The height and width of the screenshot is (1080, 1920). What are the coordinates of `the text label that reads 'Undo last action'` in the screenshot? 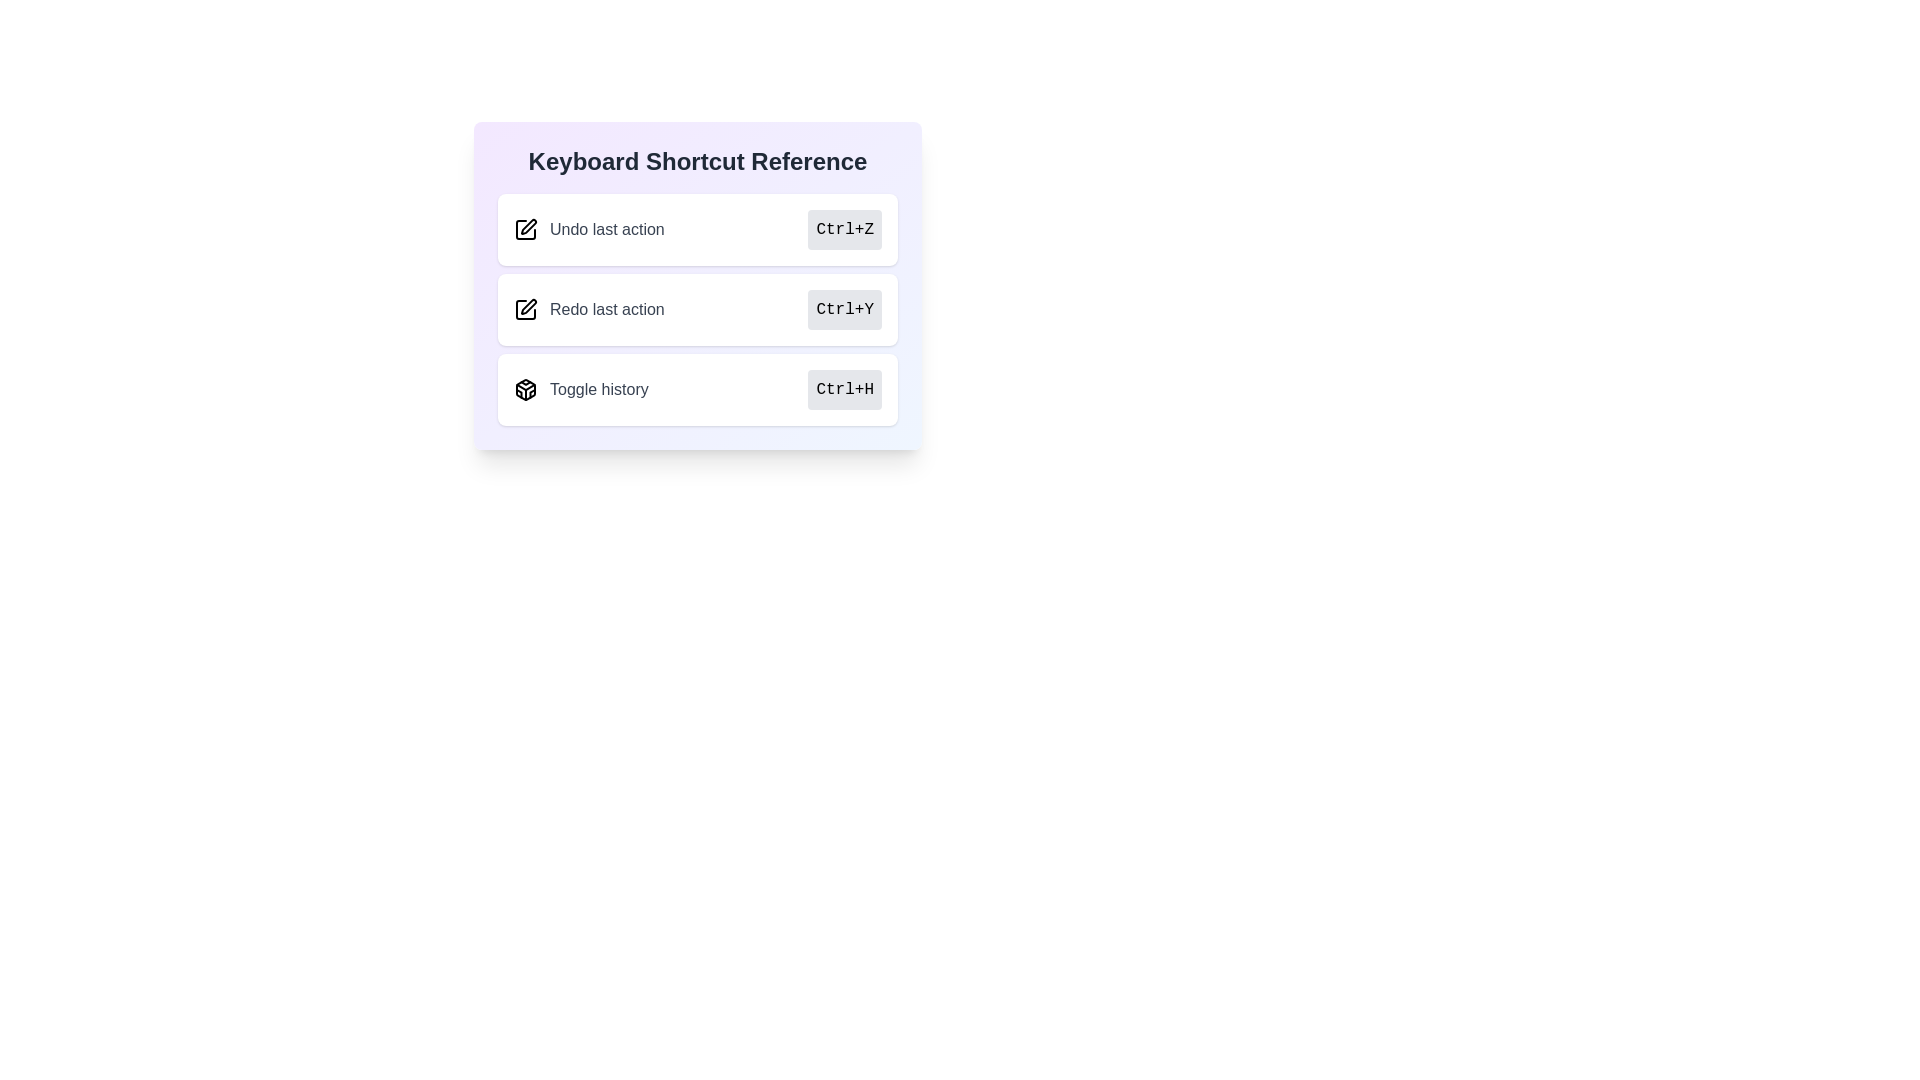 It's located at (606, 229).